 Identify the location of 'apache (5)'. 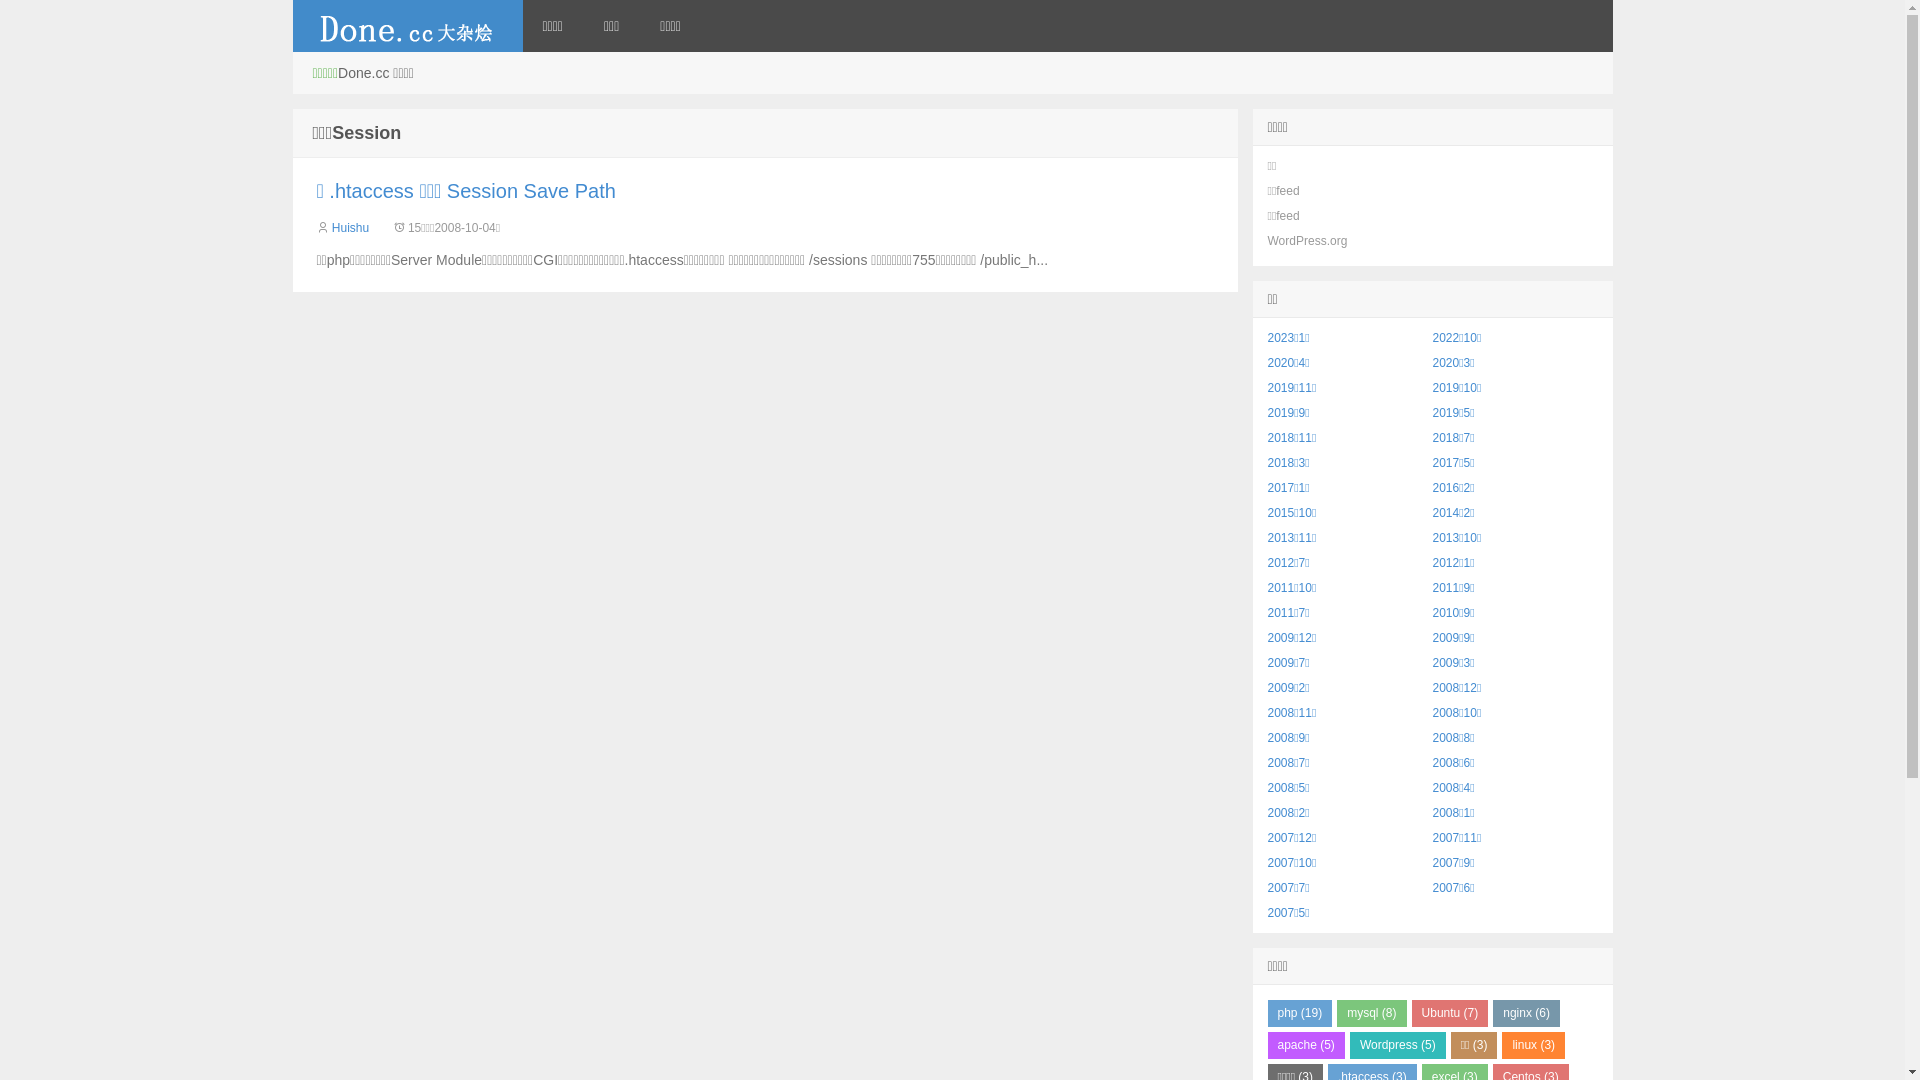
(1306, 1044).